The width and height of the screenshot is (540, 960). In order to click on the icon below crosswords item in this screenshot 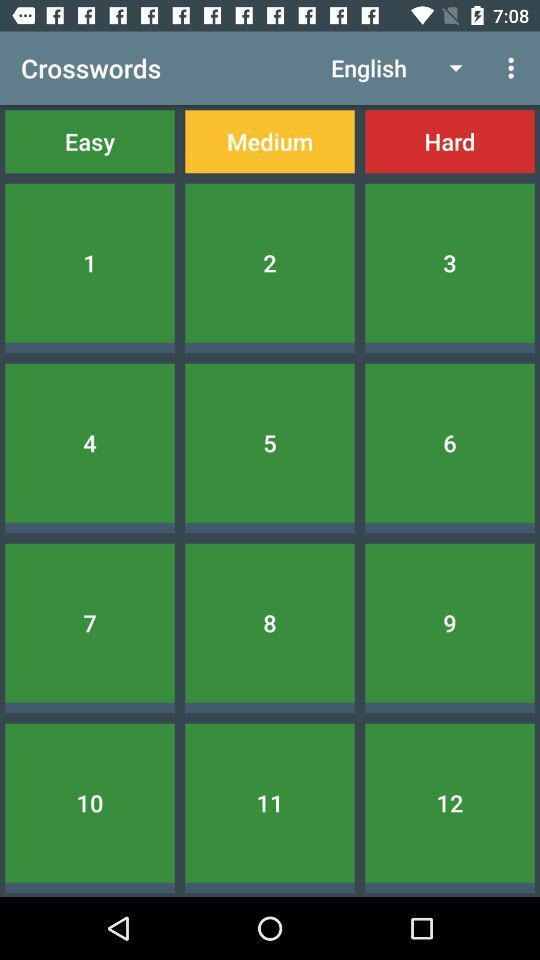, I will do `click(89, 140)`.